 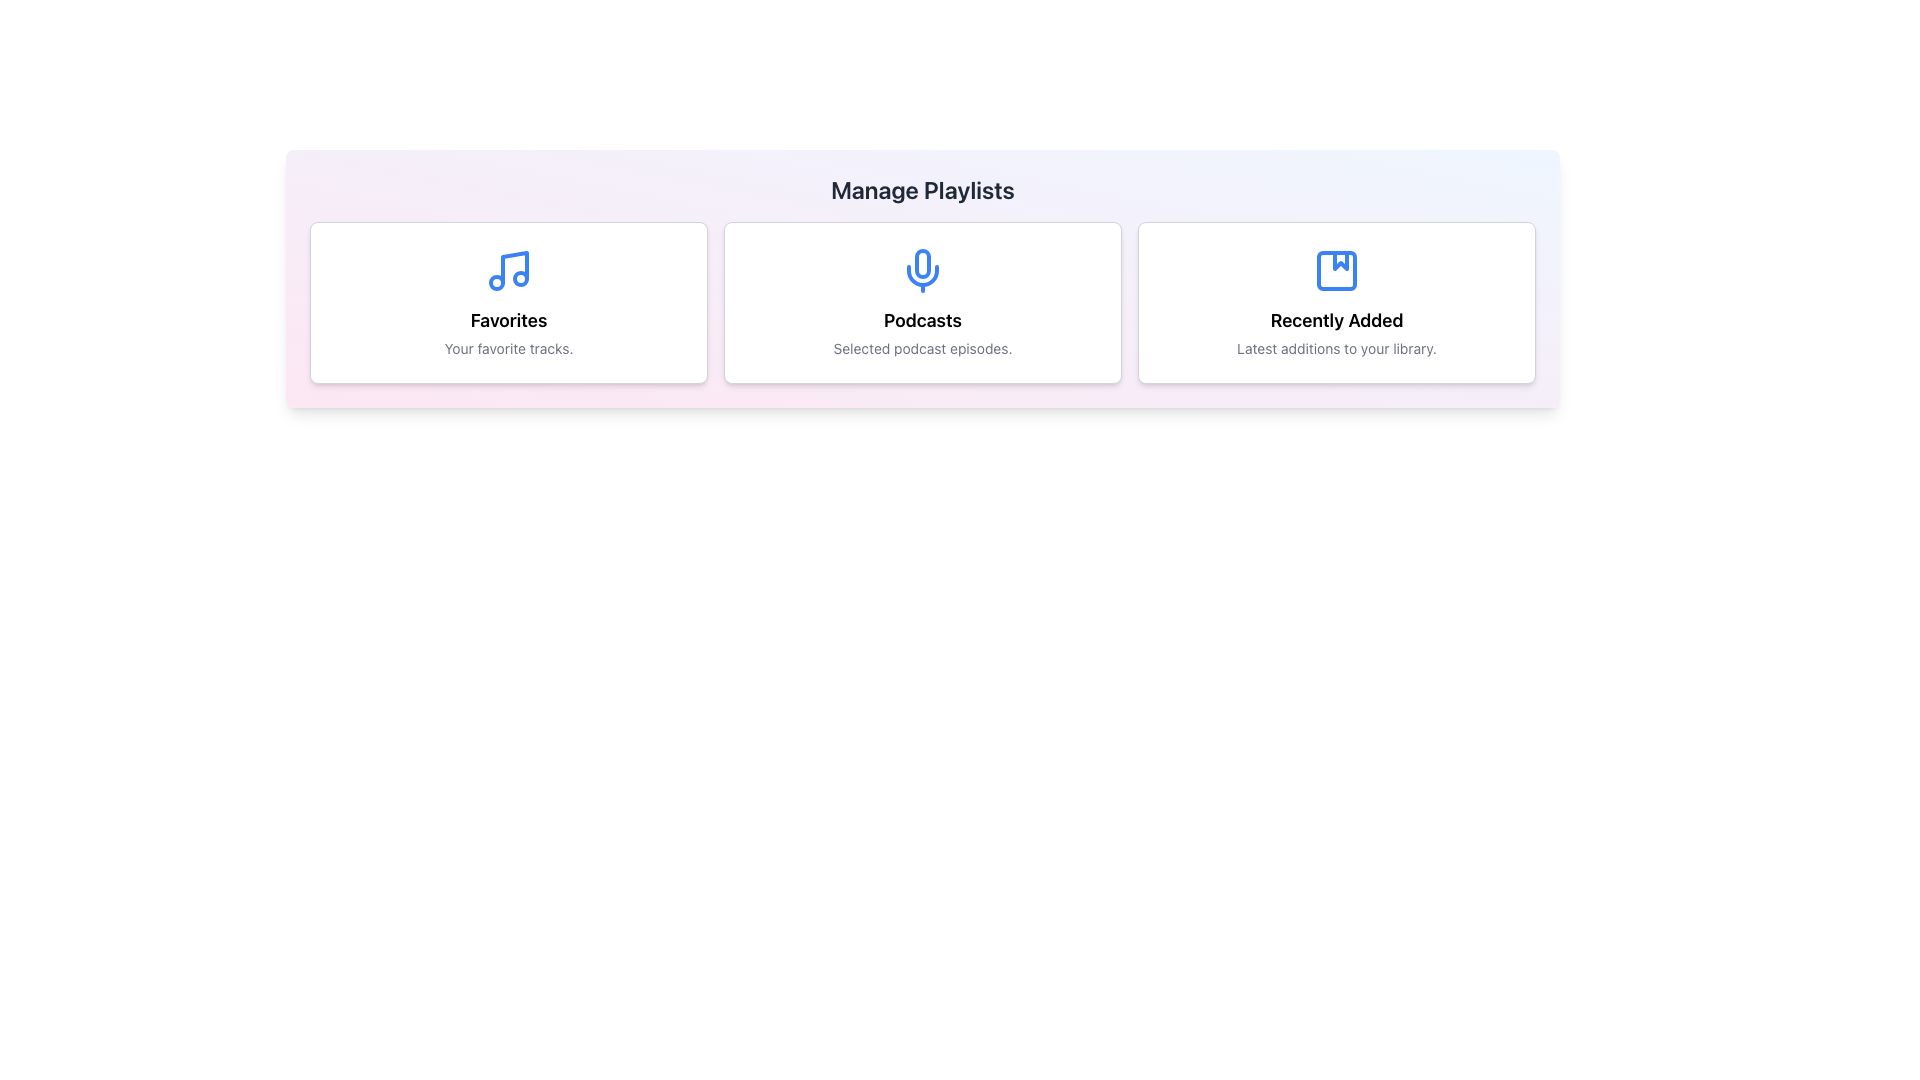 What do you see at coordinates (497, 282) in the screenshot?
I see `the smaller circle at the bottom-left of the music note icon in the 'Favorites' tile within the 'Manage Playlists' section` at bounding box center [497, 282].